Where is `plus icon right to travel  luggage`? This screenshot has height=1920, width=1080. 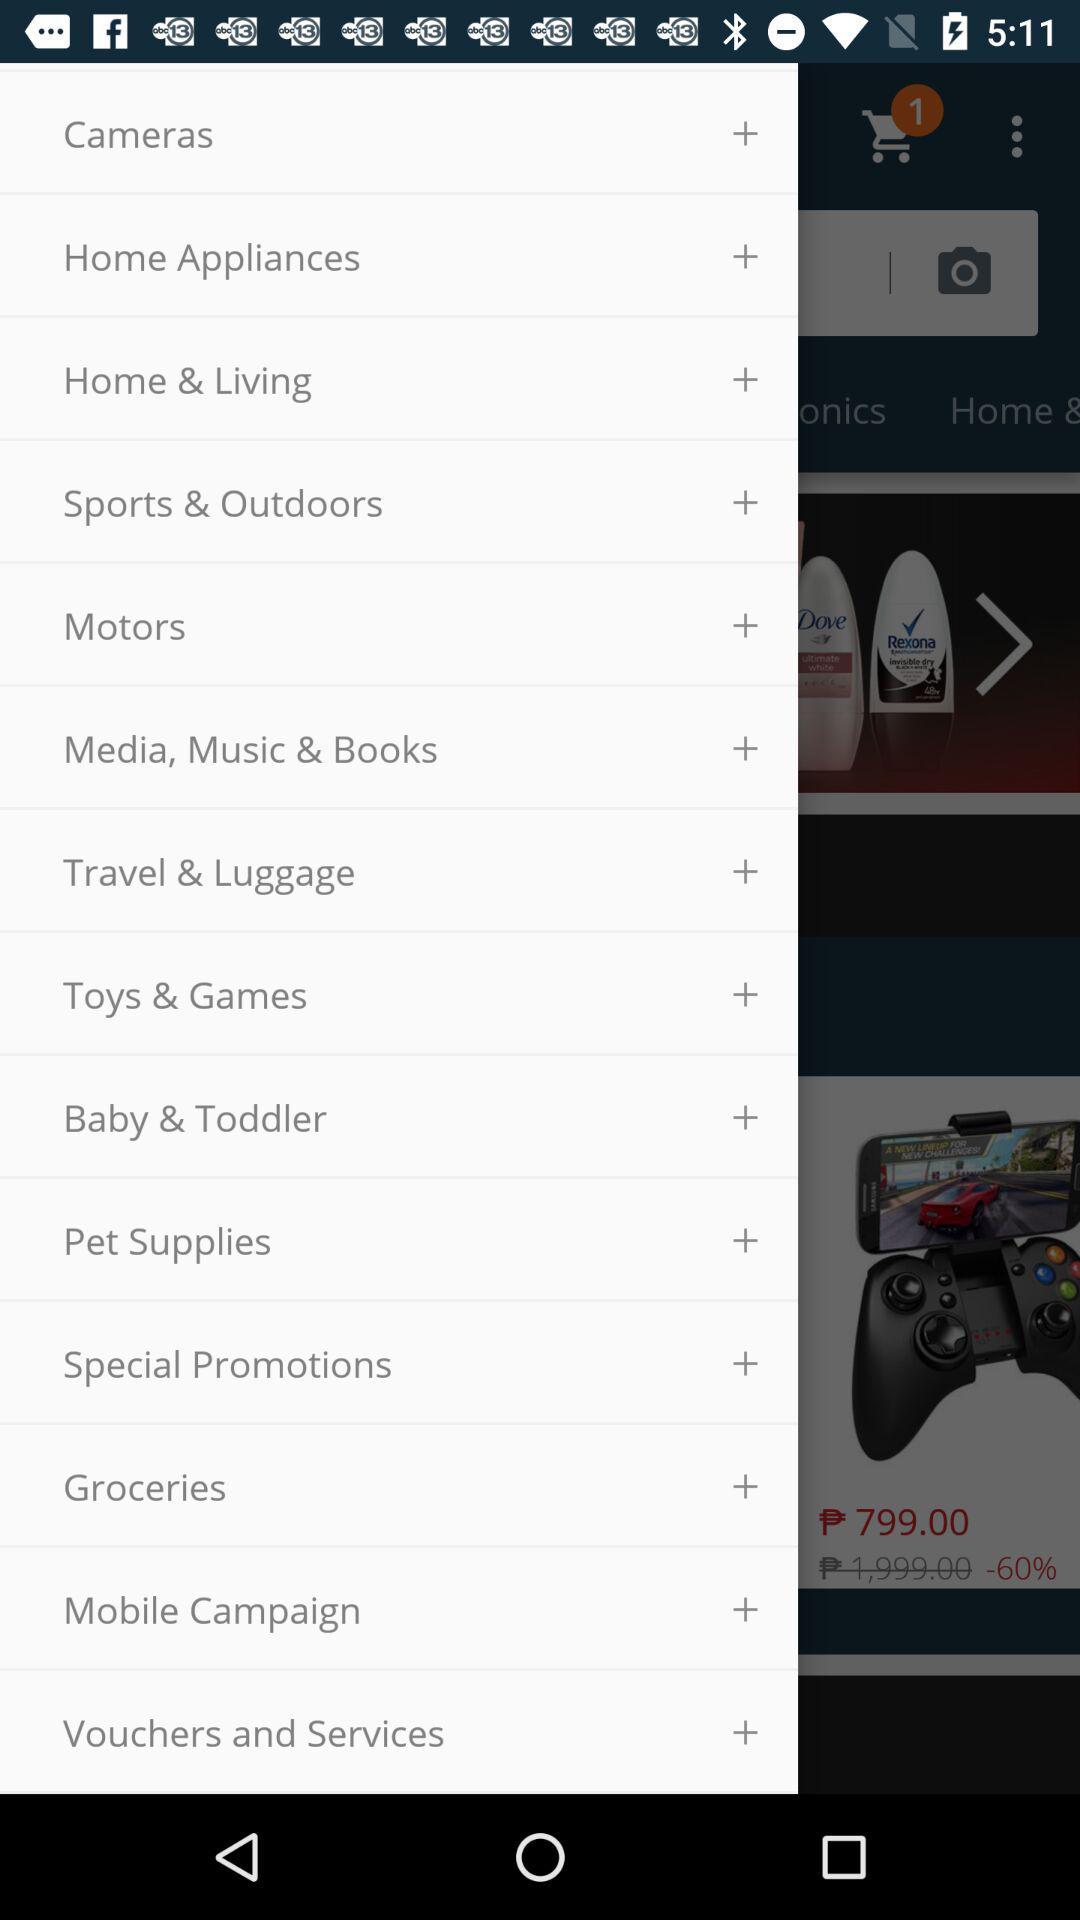 plus icon right to travel  luggage is located at coordinates (745, 872).